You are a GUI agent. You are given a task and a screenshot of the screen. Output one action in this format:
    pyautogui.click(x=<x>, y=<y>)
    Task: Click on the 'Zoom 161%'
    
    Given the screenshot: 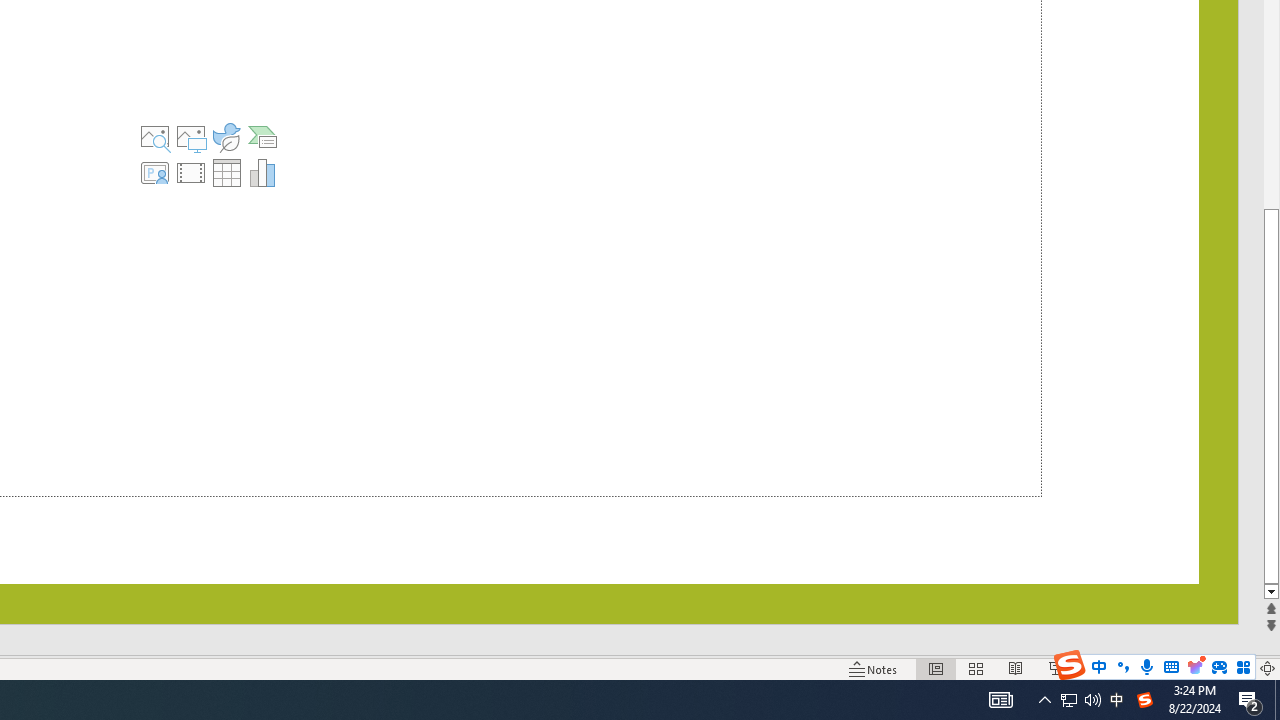 What is the action you would take?
    pyautogui.click(x=1233, y=669)
    